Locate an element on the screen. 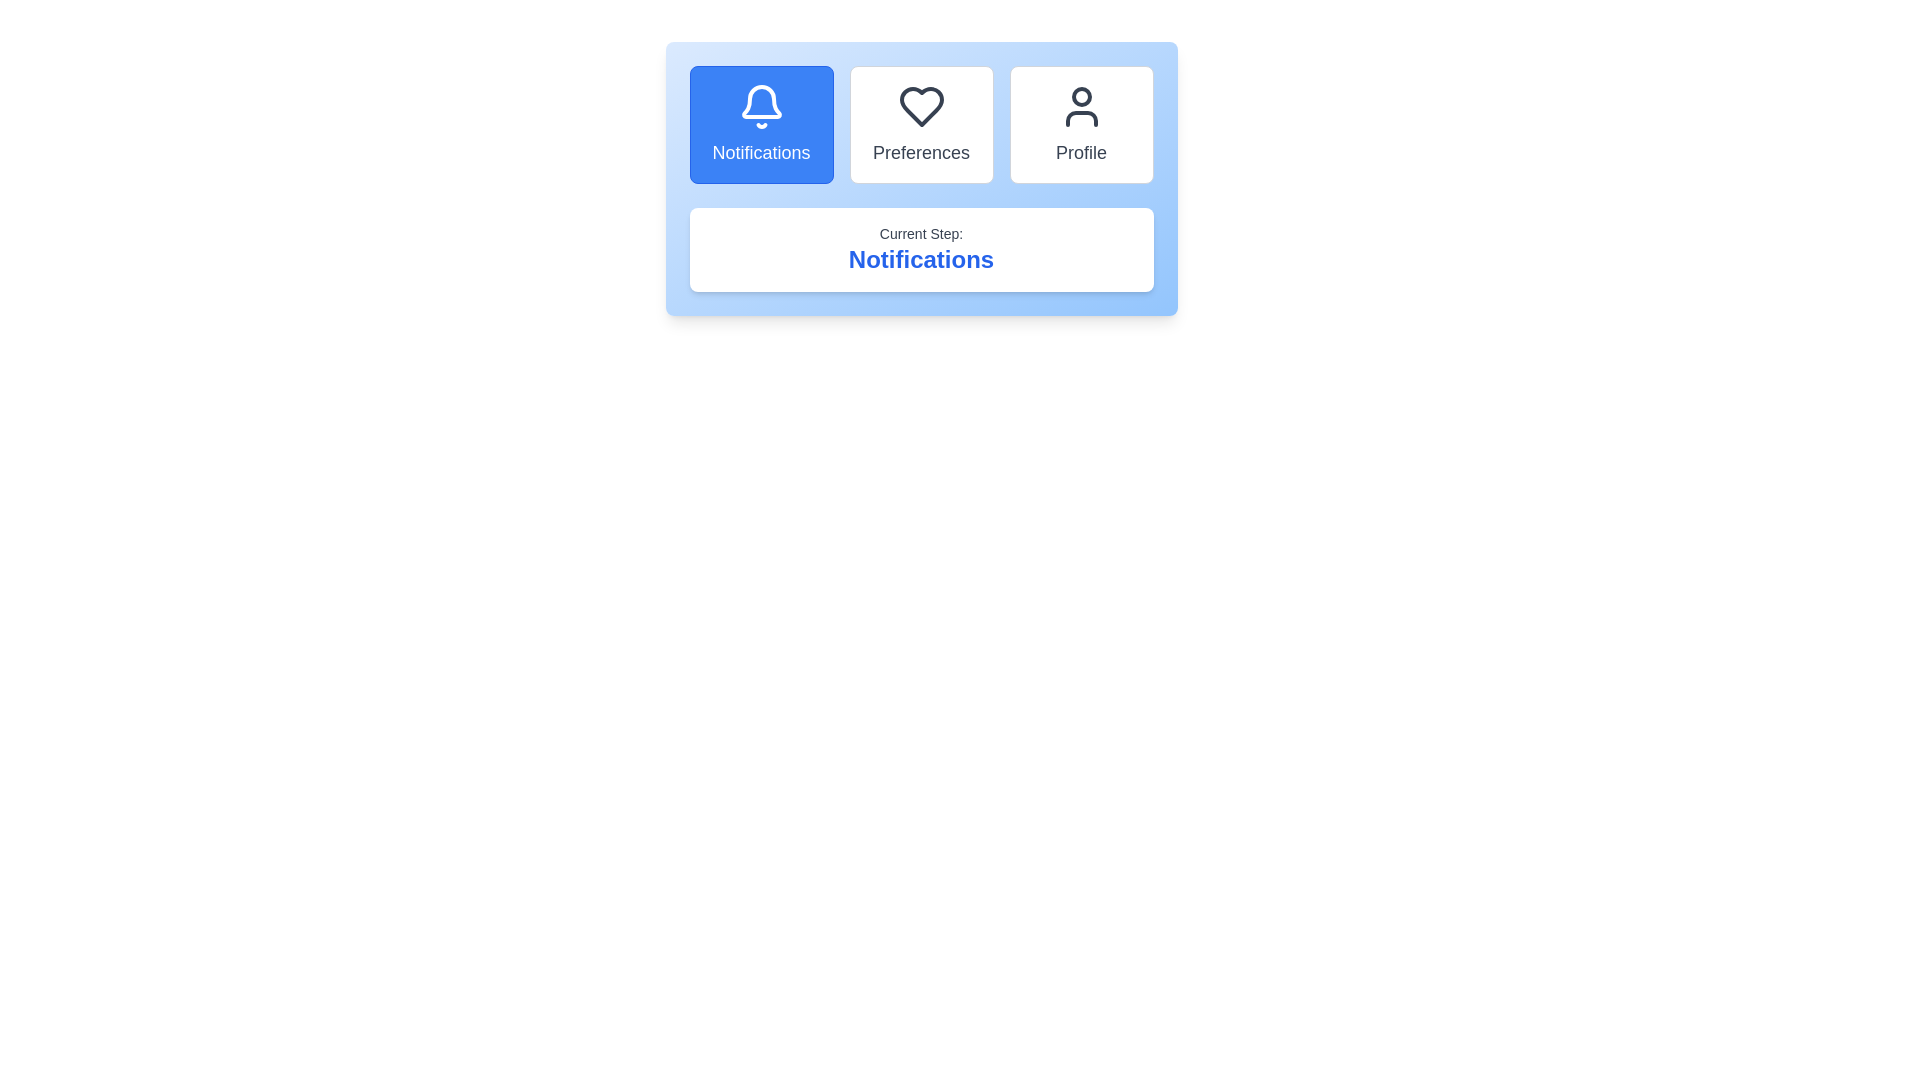 Image resolution: width=1920 pixels, height=1080 pixels. the step button corresponding to Preferences is located at coordinates (920, 124).